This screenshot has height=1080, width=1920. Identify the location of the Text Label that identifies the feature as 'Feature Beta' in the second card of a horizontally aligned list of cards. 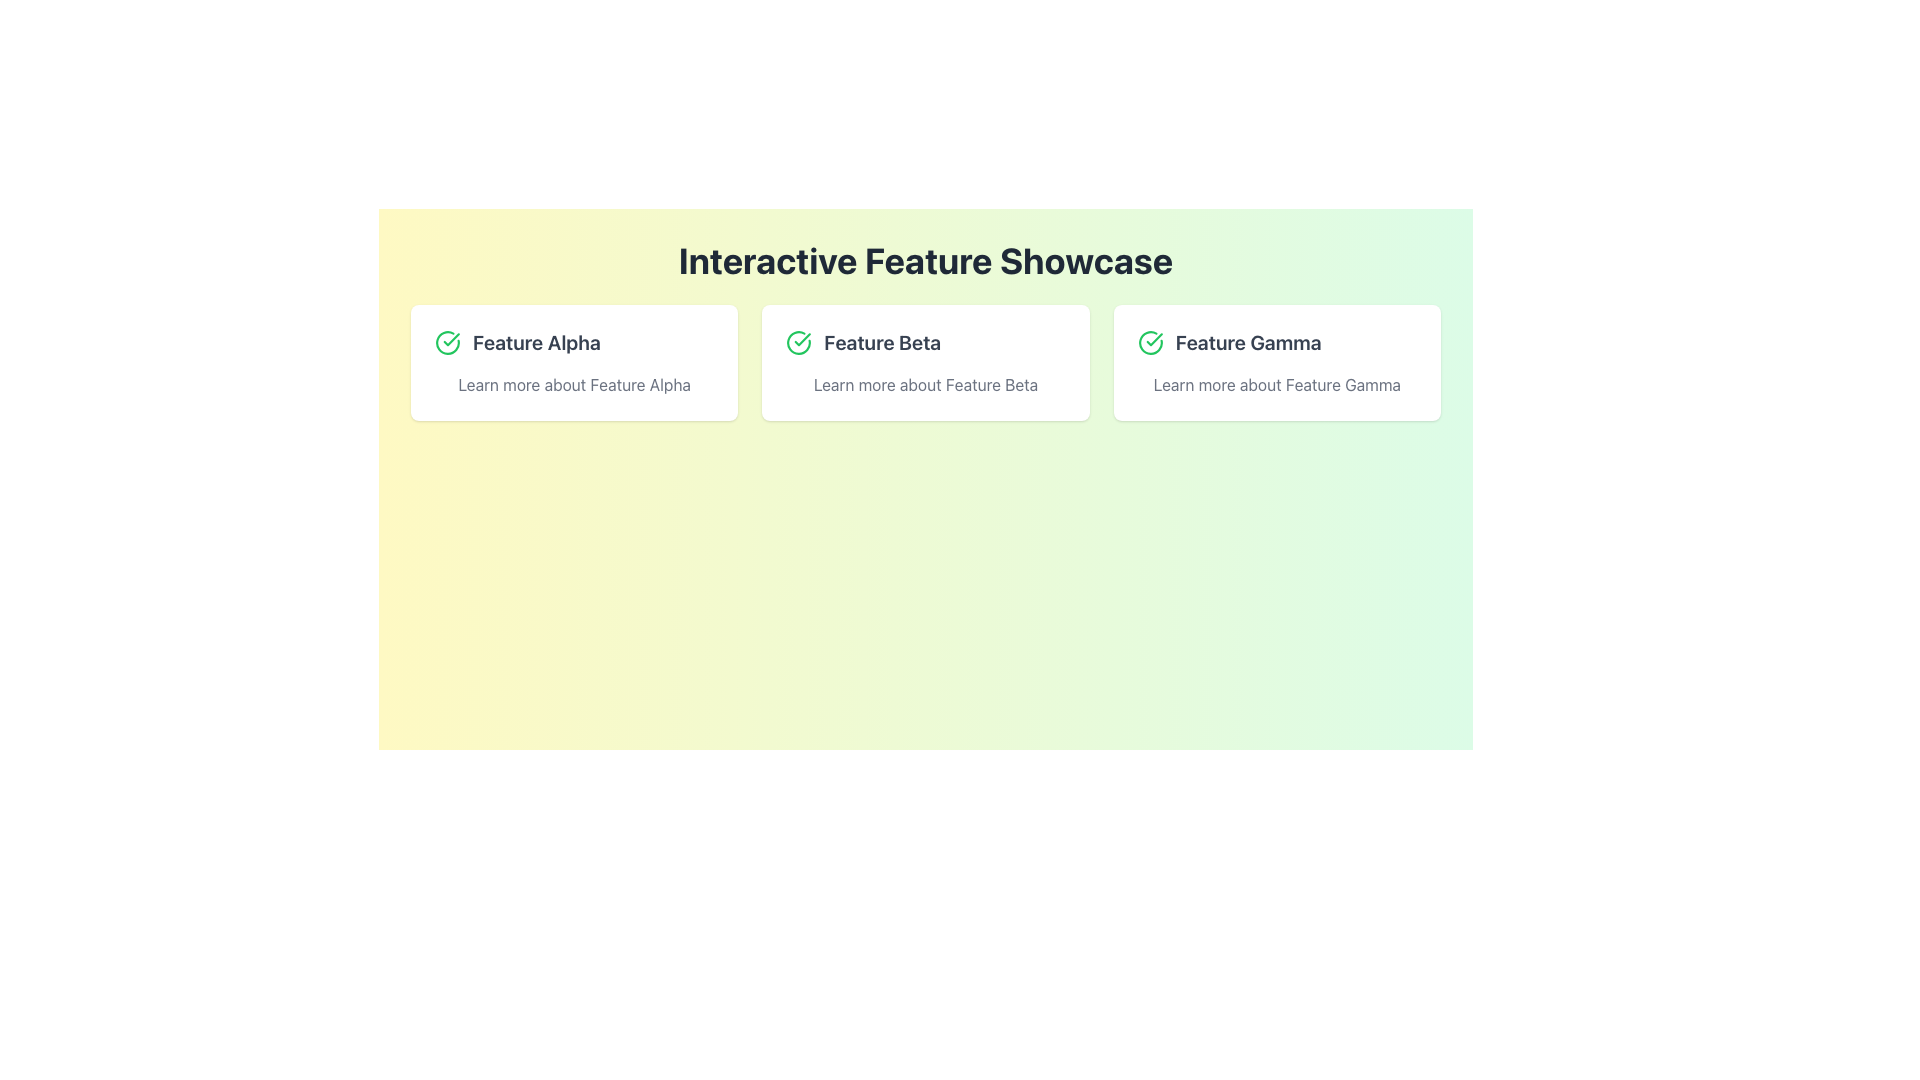
(881, 342).